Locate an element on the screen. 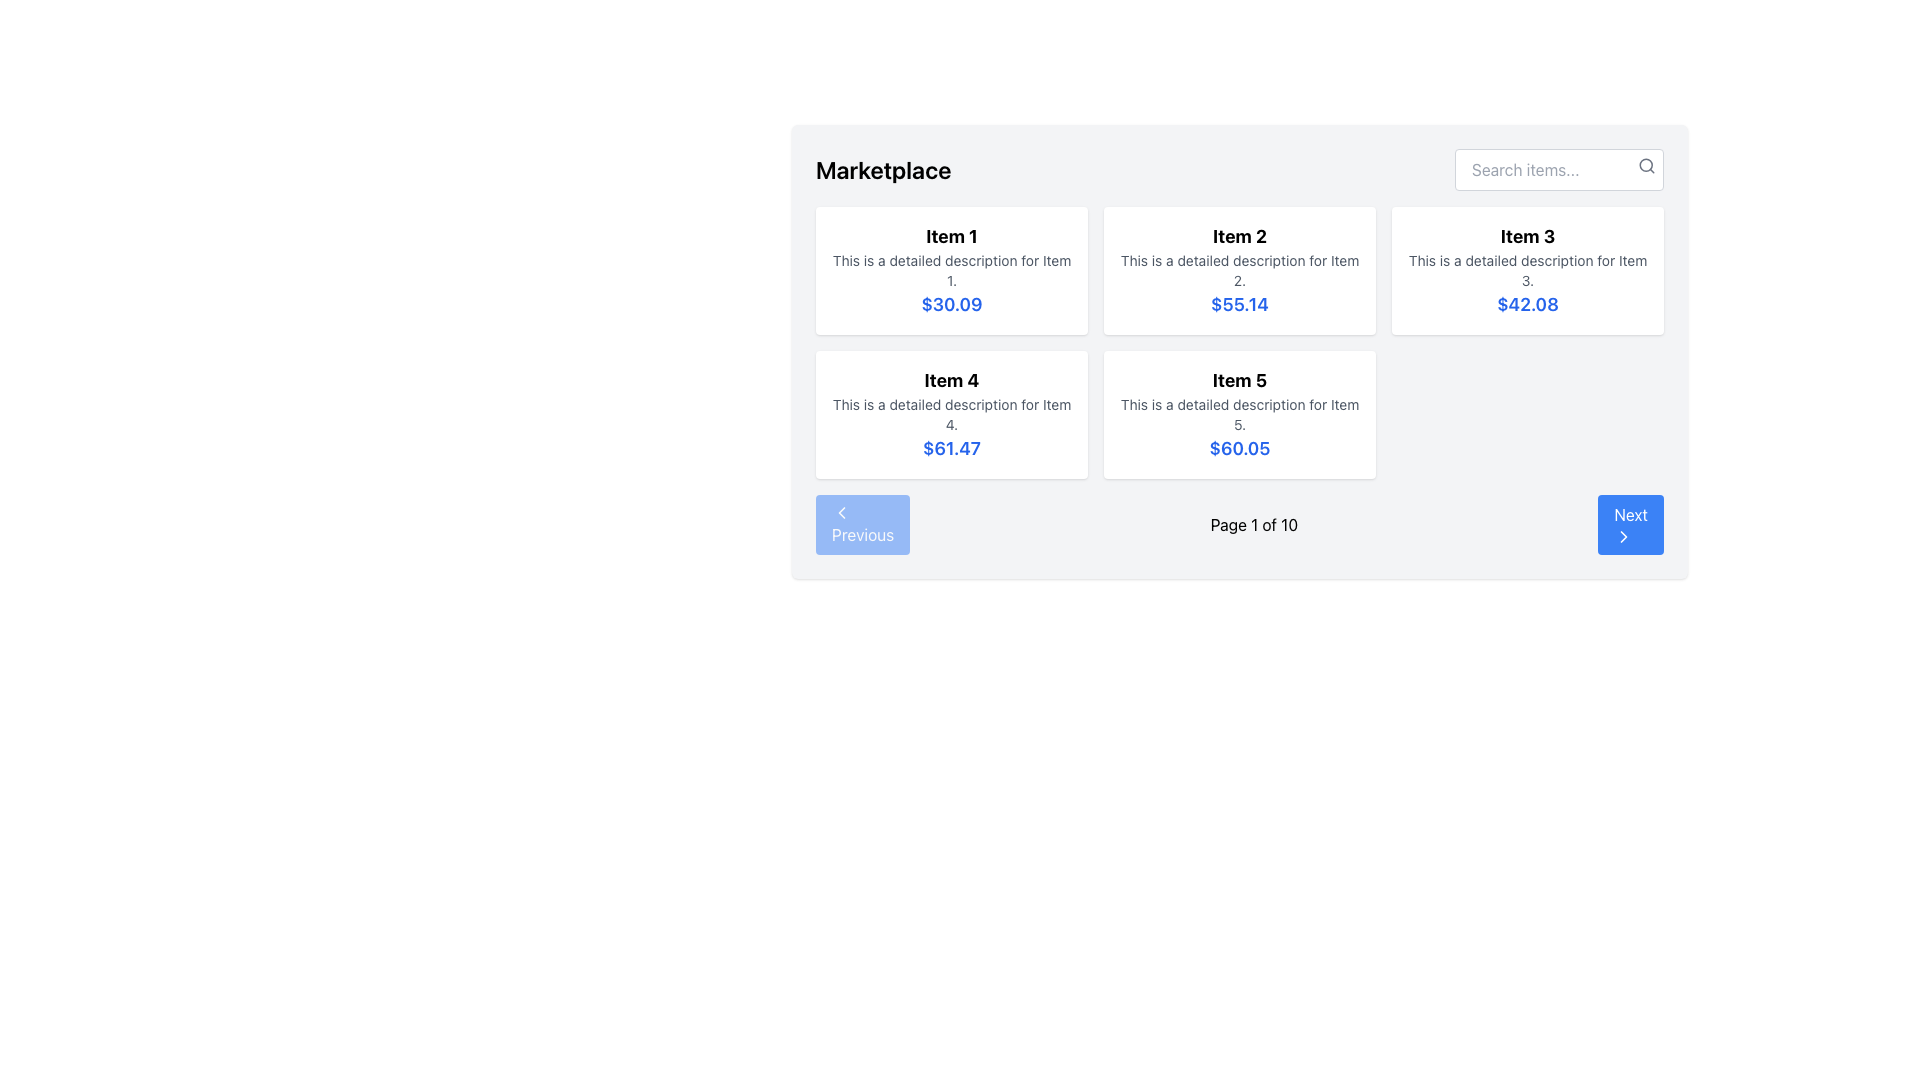  the price Text Label of the product listed under 'Item 5' in the top-right quadrant of the page is located at coordinates (1238, 447).